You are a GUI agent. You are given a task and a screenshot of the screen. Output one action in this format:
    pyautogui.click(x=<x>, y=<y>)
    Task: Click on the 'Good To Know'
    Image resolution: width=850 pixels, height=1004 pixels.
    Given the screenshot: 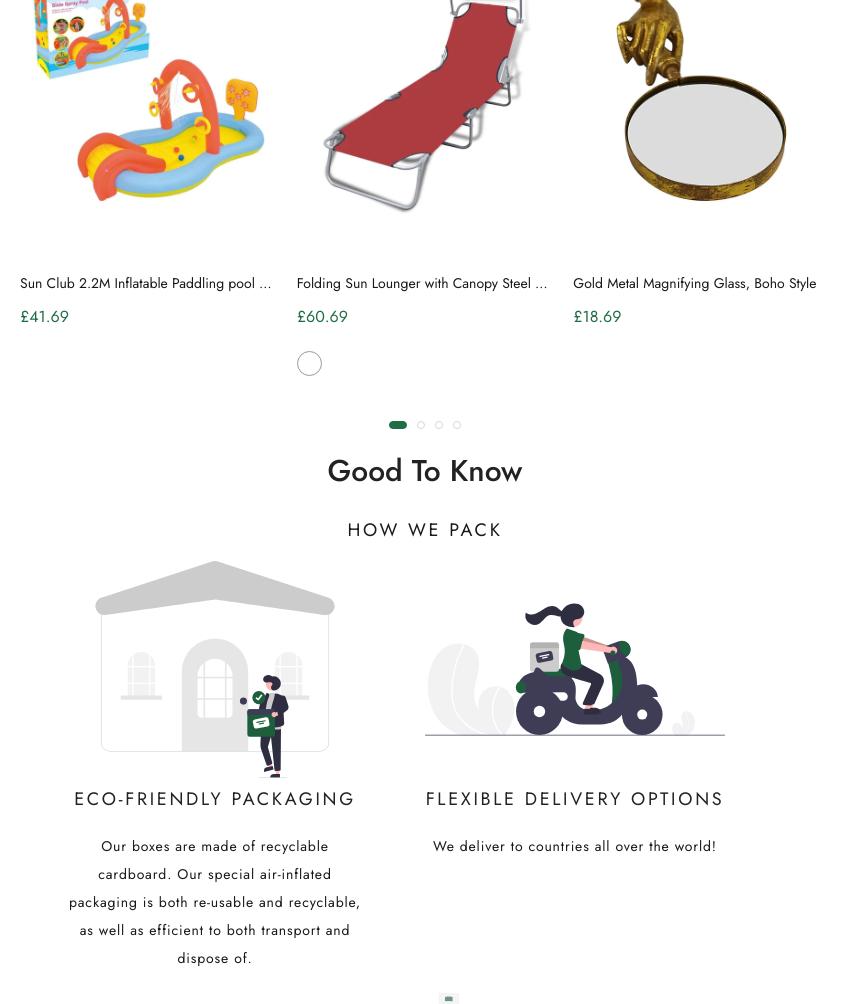 What is the action you would take?
    pyautogui.click(x=424, y=469)
    